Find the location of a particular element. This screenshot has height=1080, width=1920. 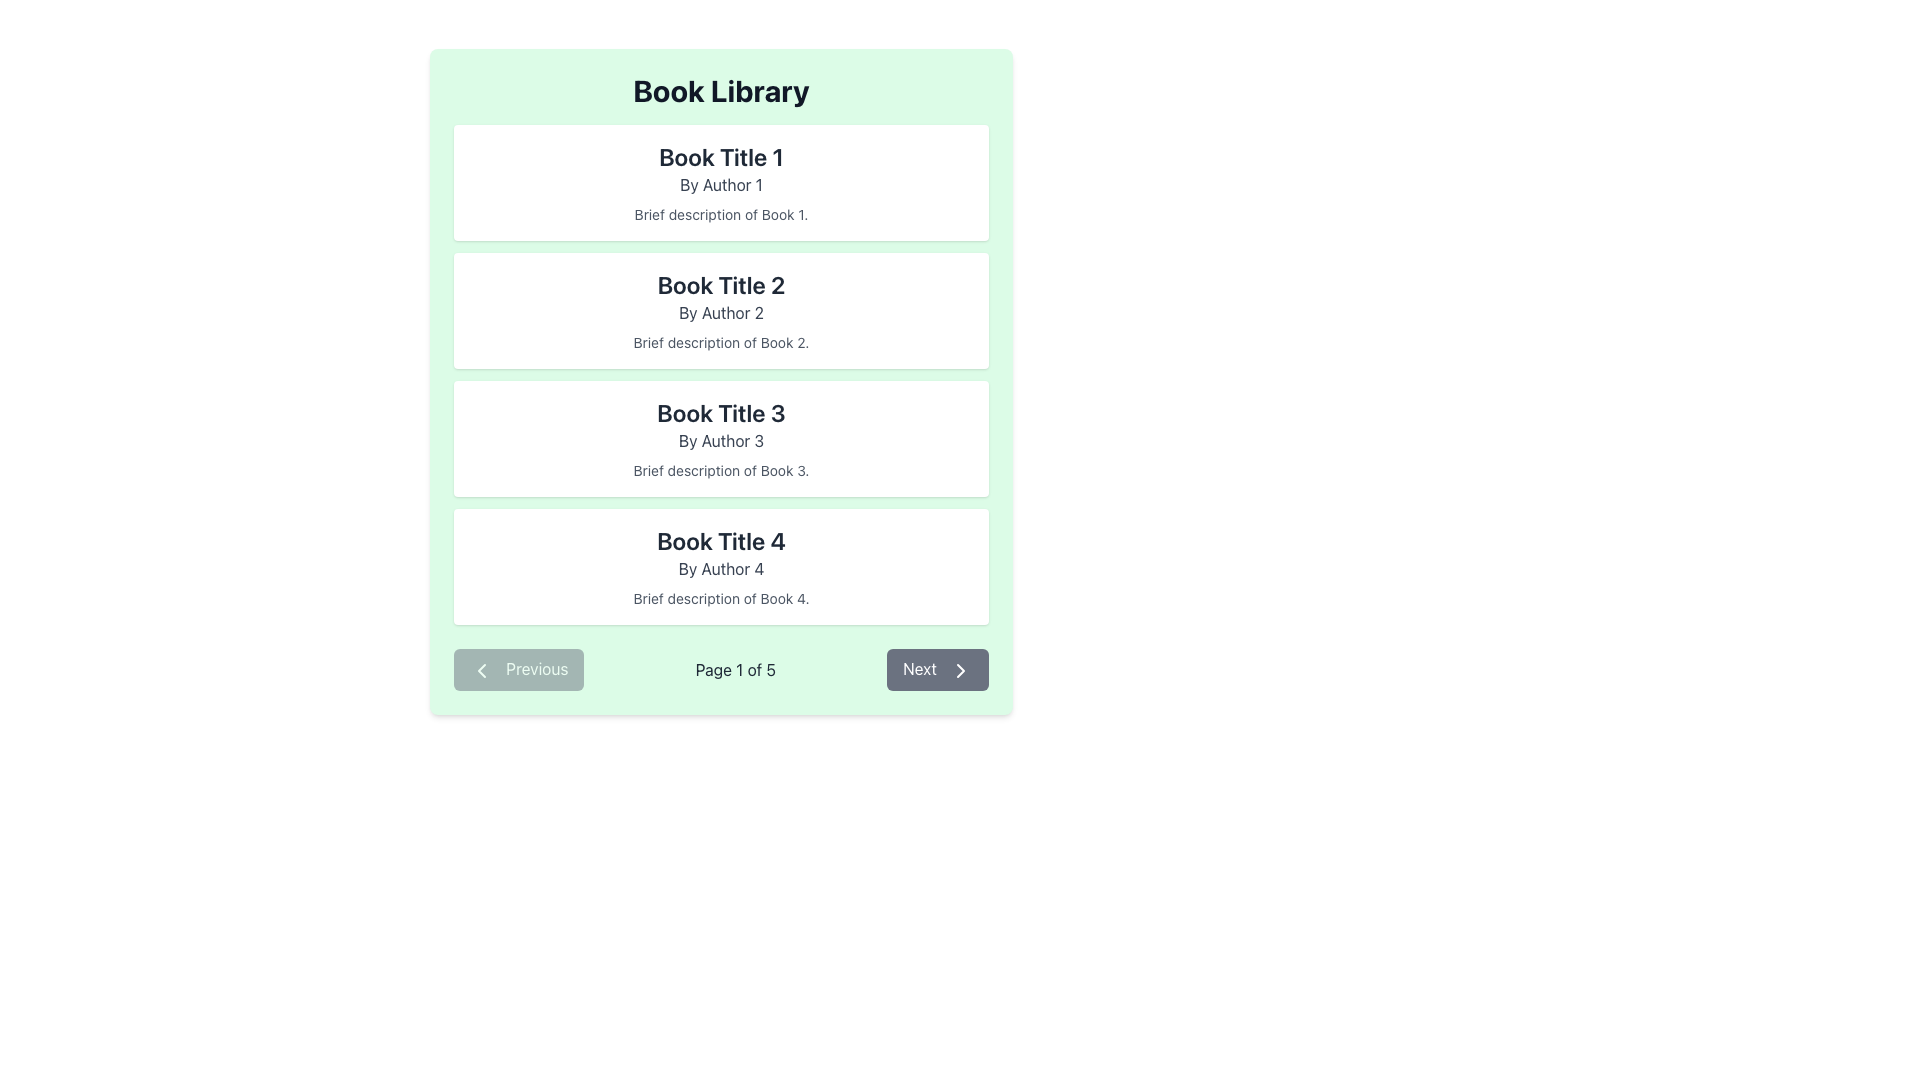

the text label indicating the author of the book, which is positioned below 'Book Title 1' and above 'Brief description of Book 1.' is located at coordinates (720, 185).